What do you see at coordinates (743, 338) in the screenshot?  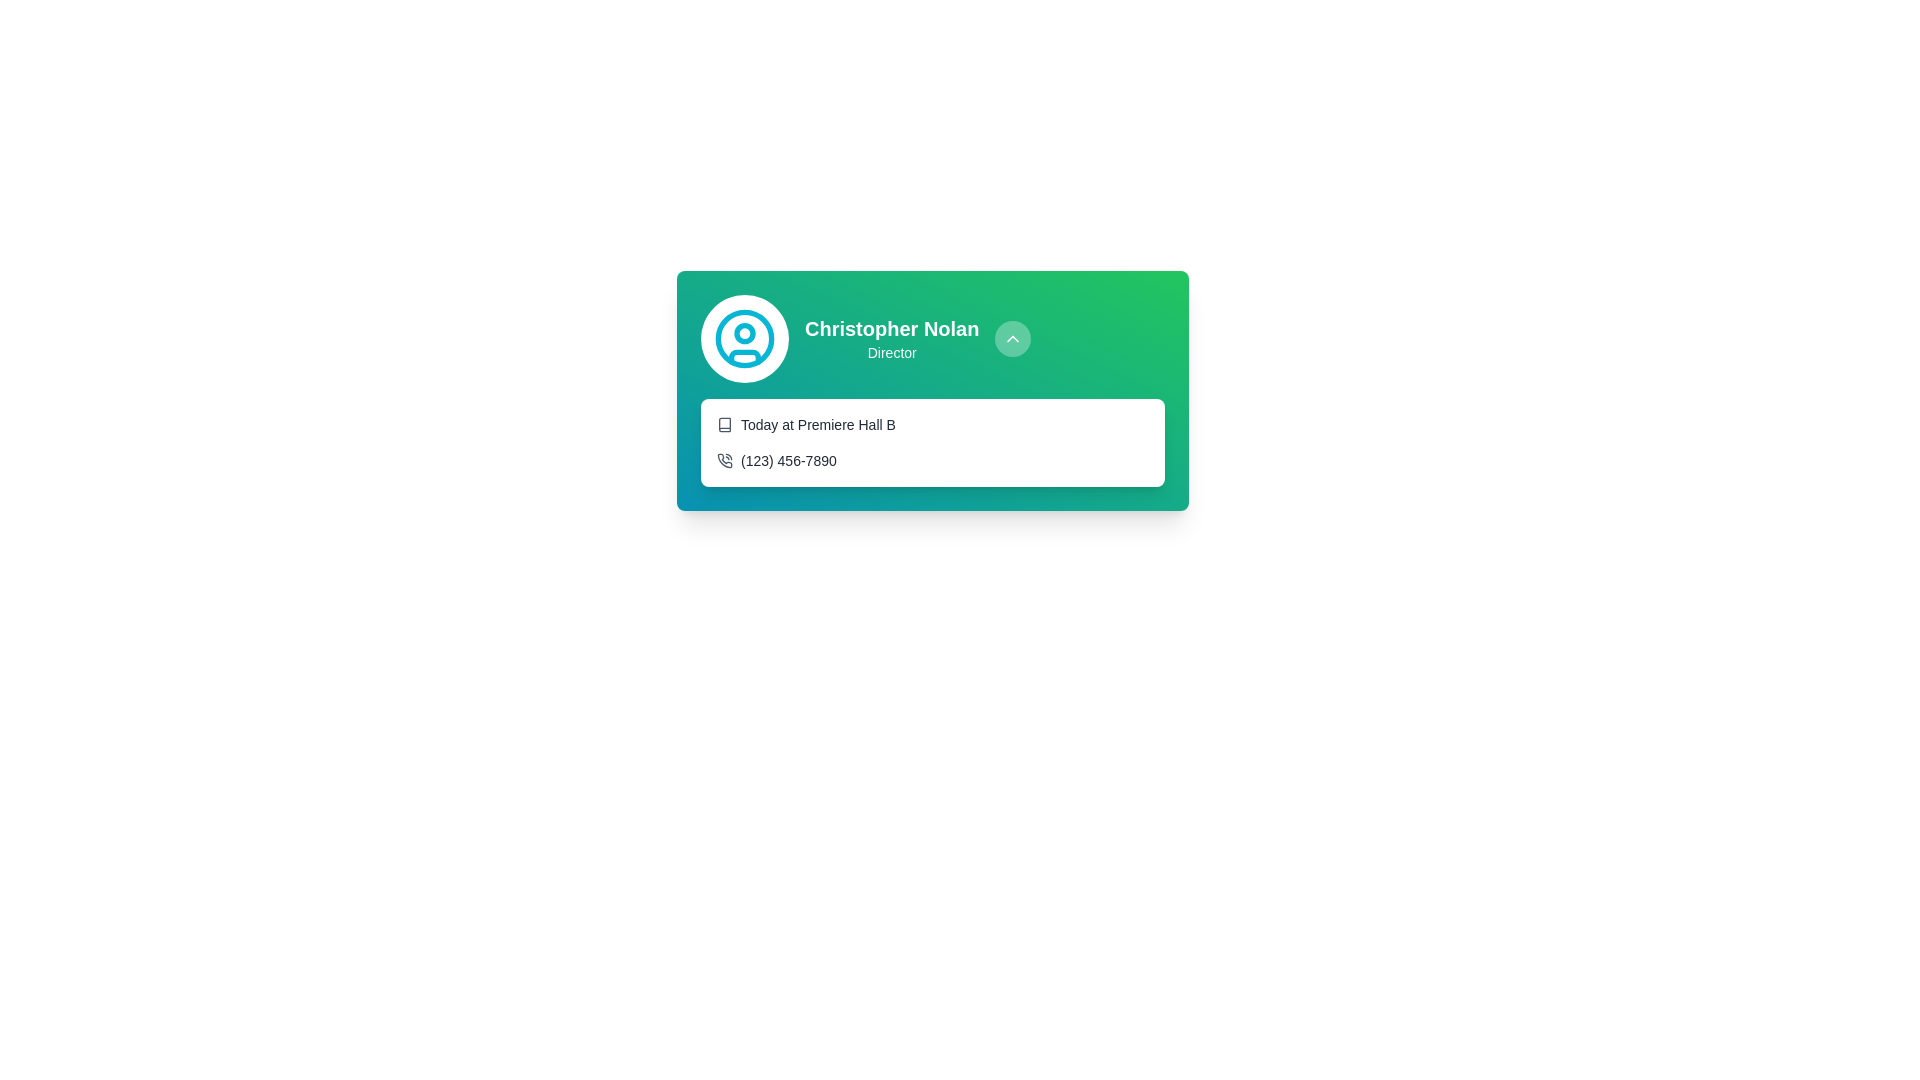 I see `the Circular SVG element that represents the user profile icon, located to the left of the user name and role text` at bounding box center [743, 338].